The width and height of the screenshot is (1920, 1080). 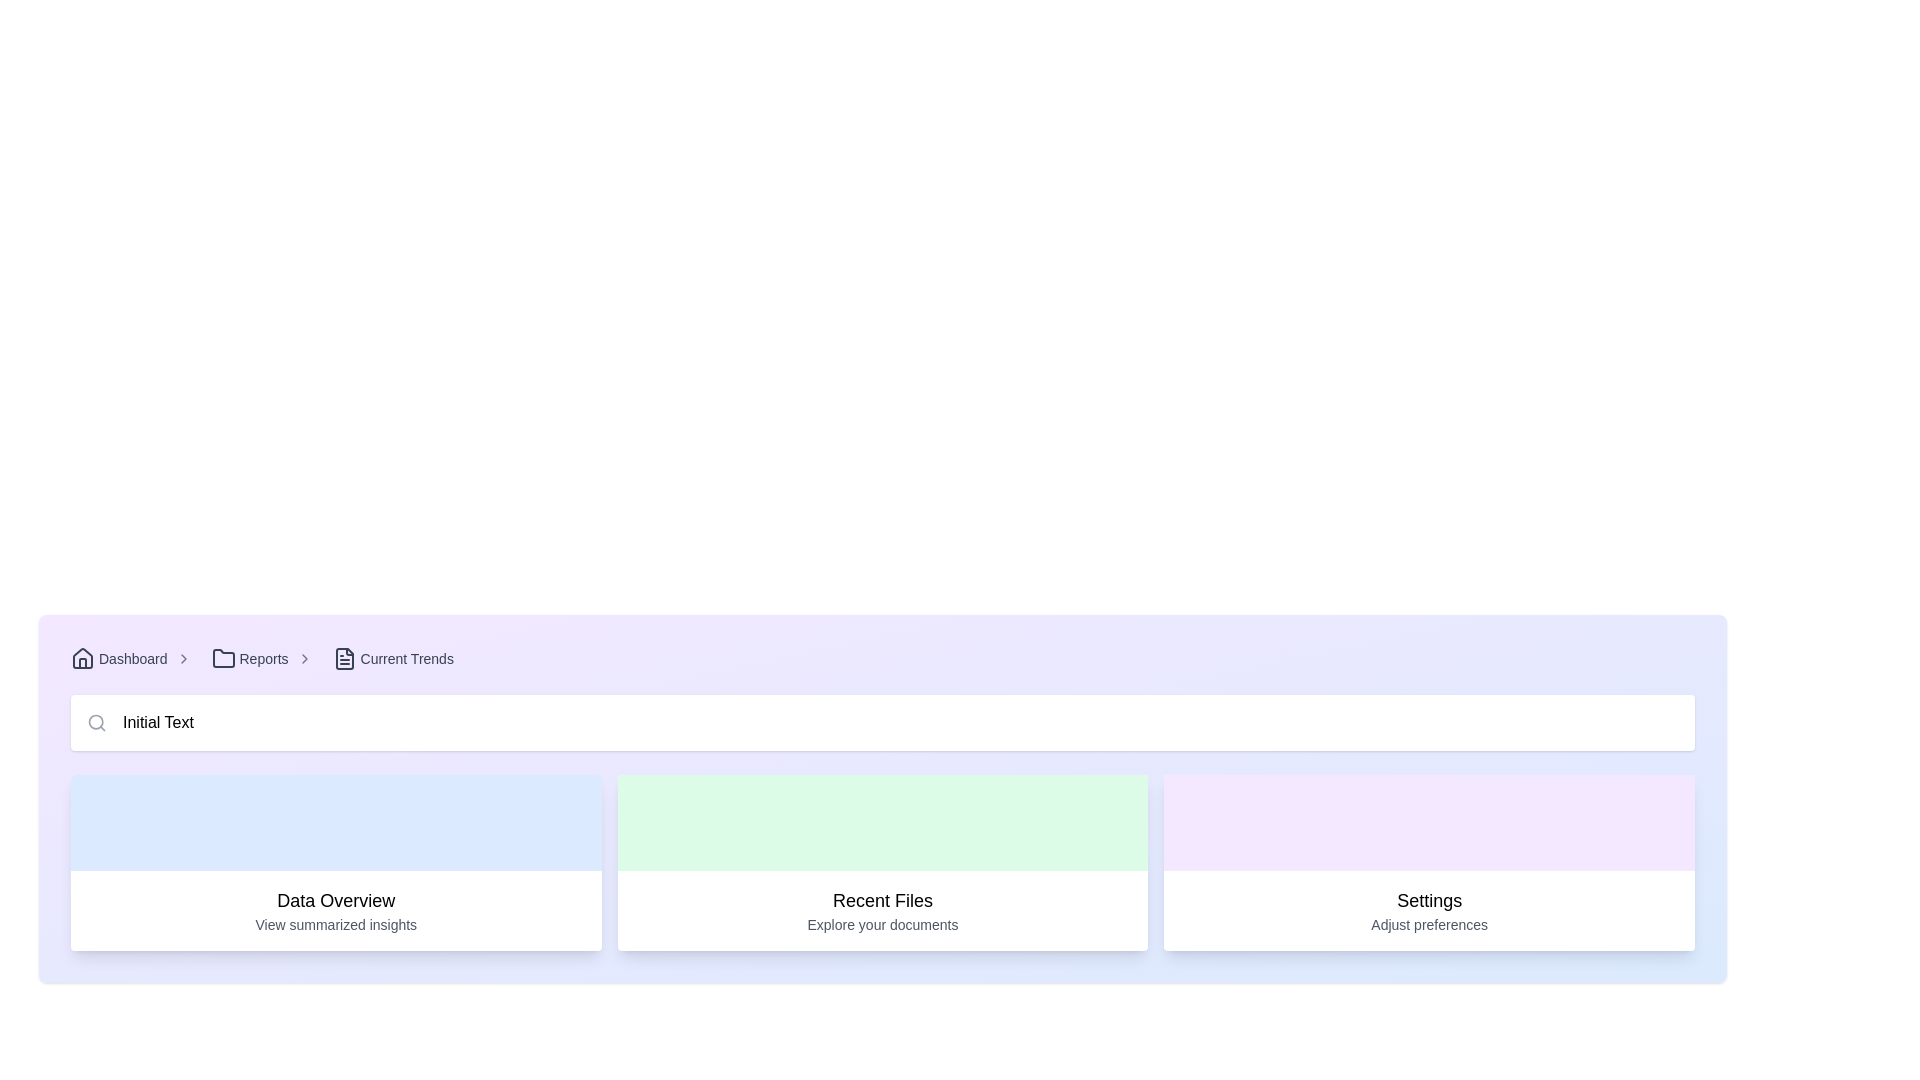 What do you see at coordinates (183, 659) in the screenshot?
I see `the rightward-pointing gray chevron icon located within the breadcrumb navigation, which is situated to the right of the 'Dashboard' text` at bounding box center [183, 659].